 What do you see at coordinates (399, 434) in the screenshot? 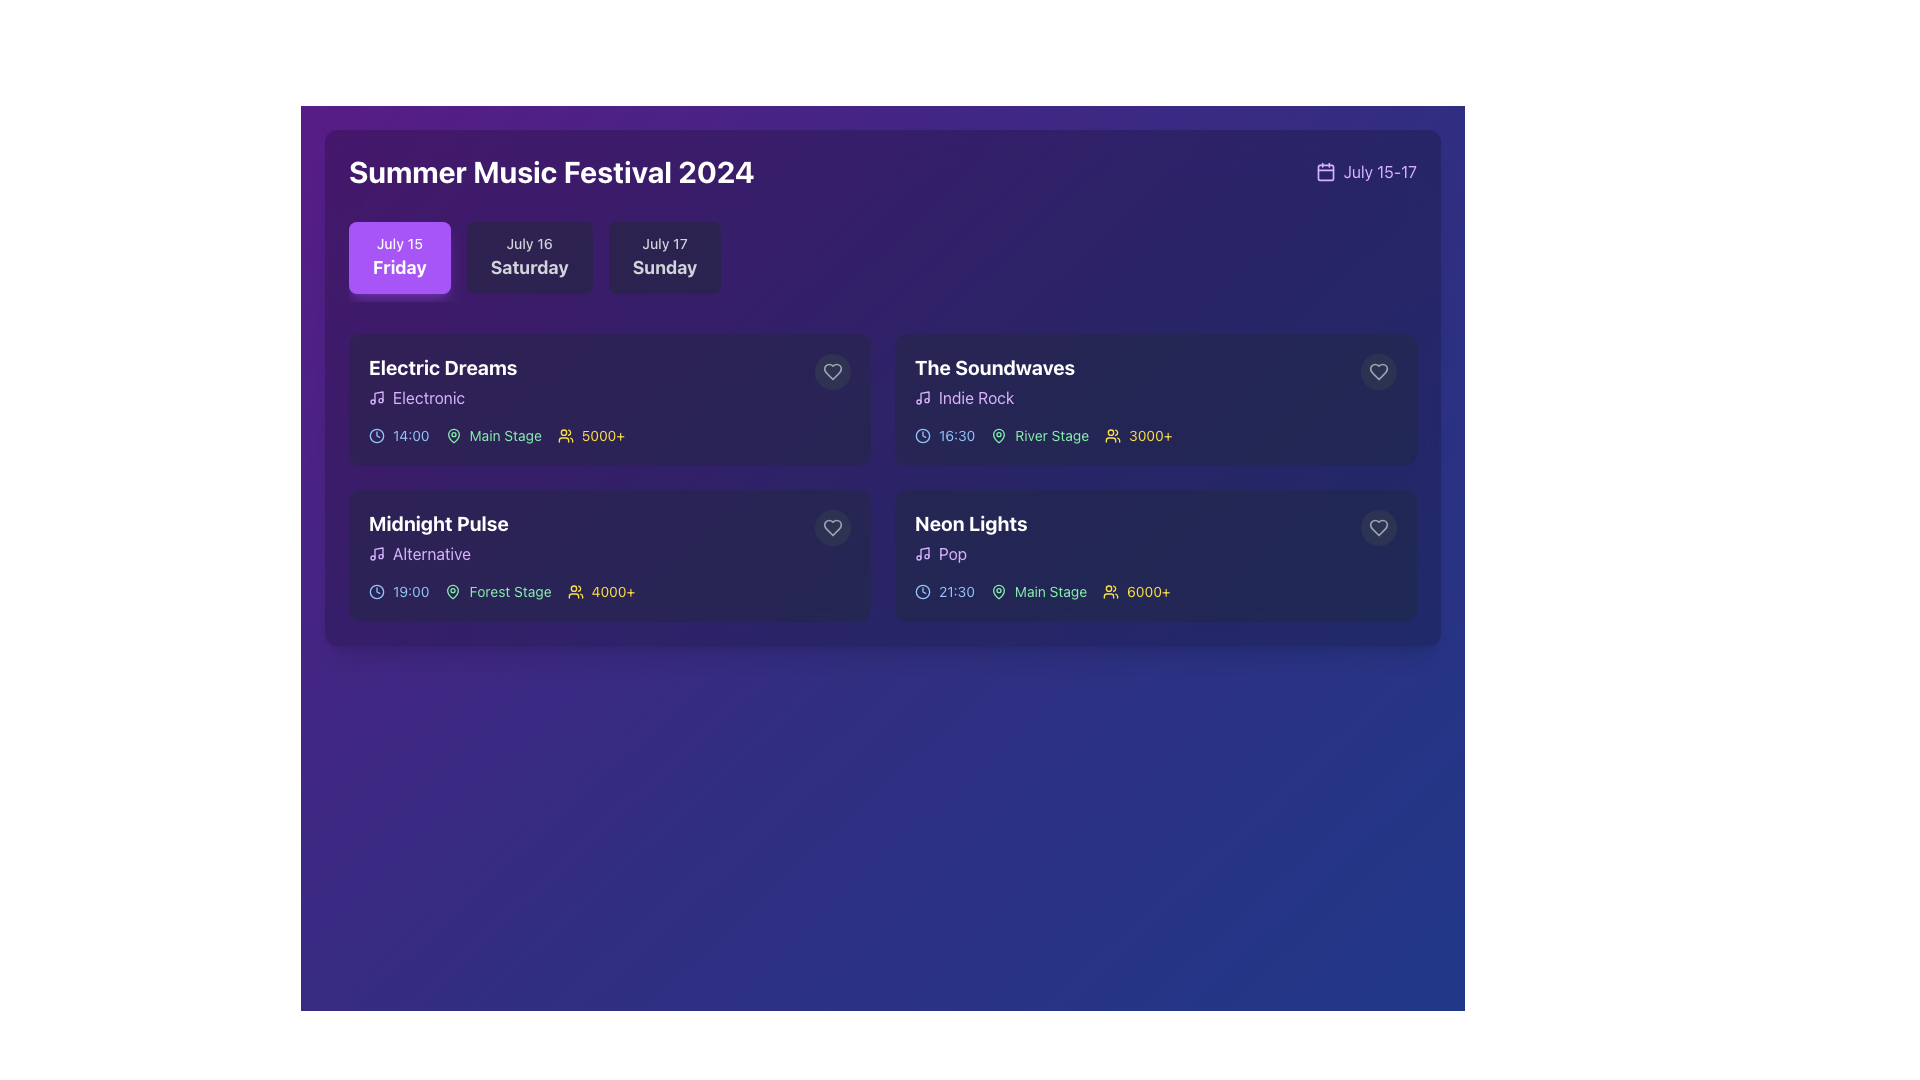
I see `text content of the Static Text displaying '14:00' with blue styling, located next to the clock icon in the 'Electric Dreams' event card` at bounding box center [399, 434].